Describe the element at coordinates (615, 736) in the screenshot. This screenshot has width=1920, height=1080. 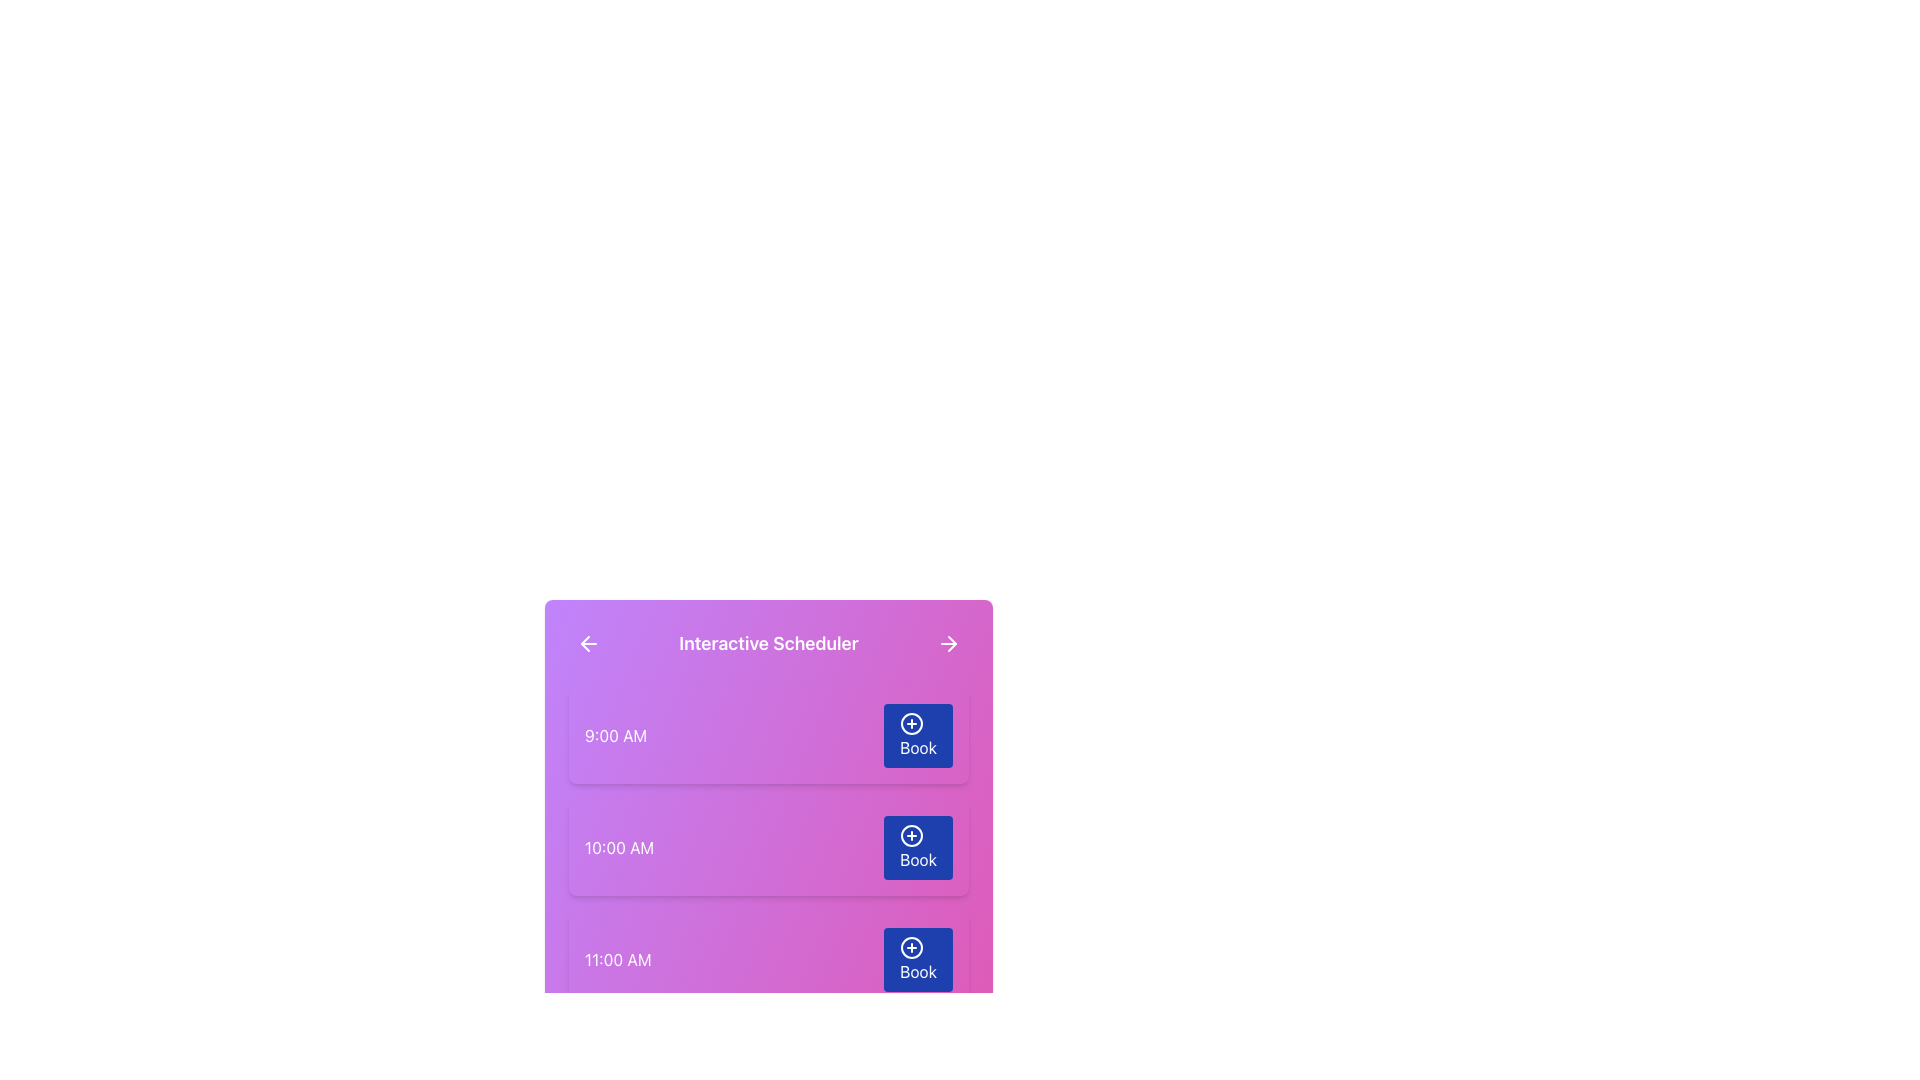
I see `the text label displaying '9:00 AM' positioned on the left side of the purple rectangular card in the vertically stacked list` at that location.